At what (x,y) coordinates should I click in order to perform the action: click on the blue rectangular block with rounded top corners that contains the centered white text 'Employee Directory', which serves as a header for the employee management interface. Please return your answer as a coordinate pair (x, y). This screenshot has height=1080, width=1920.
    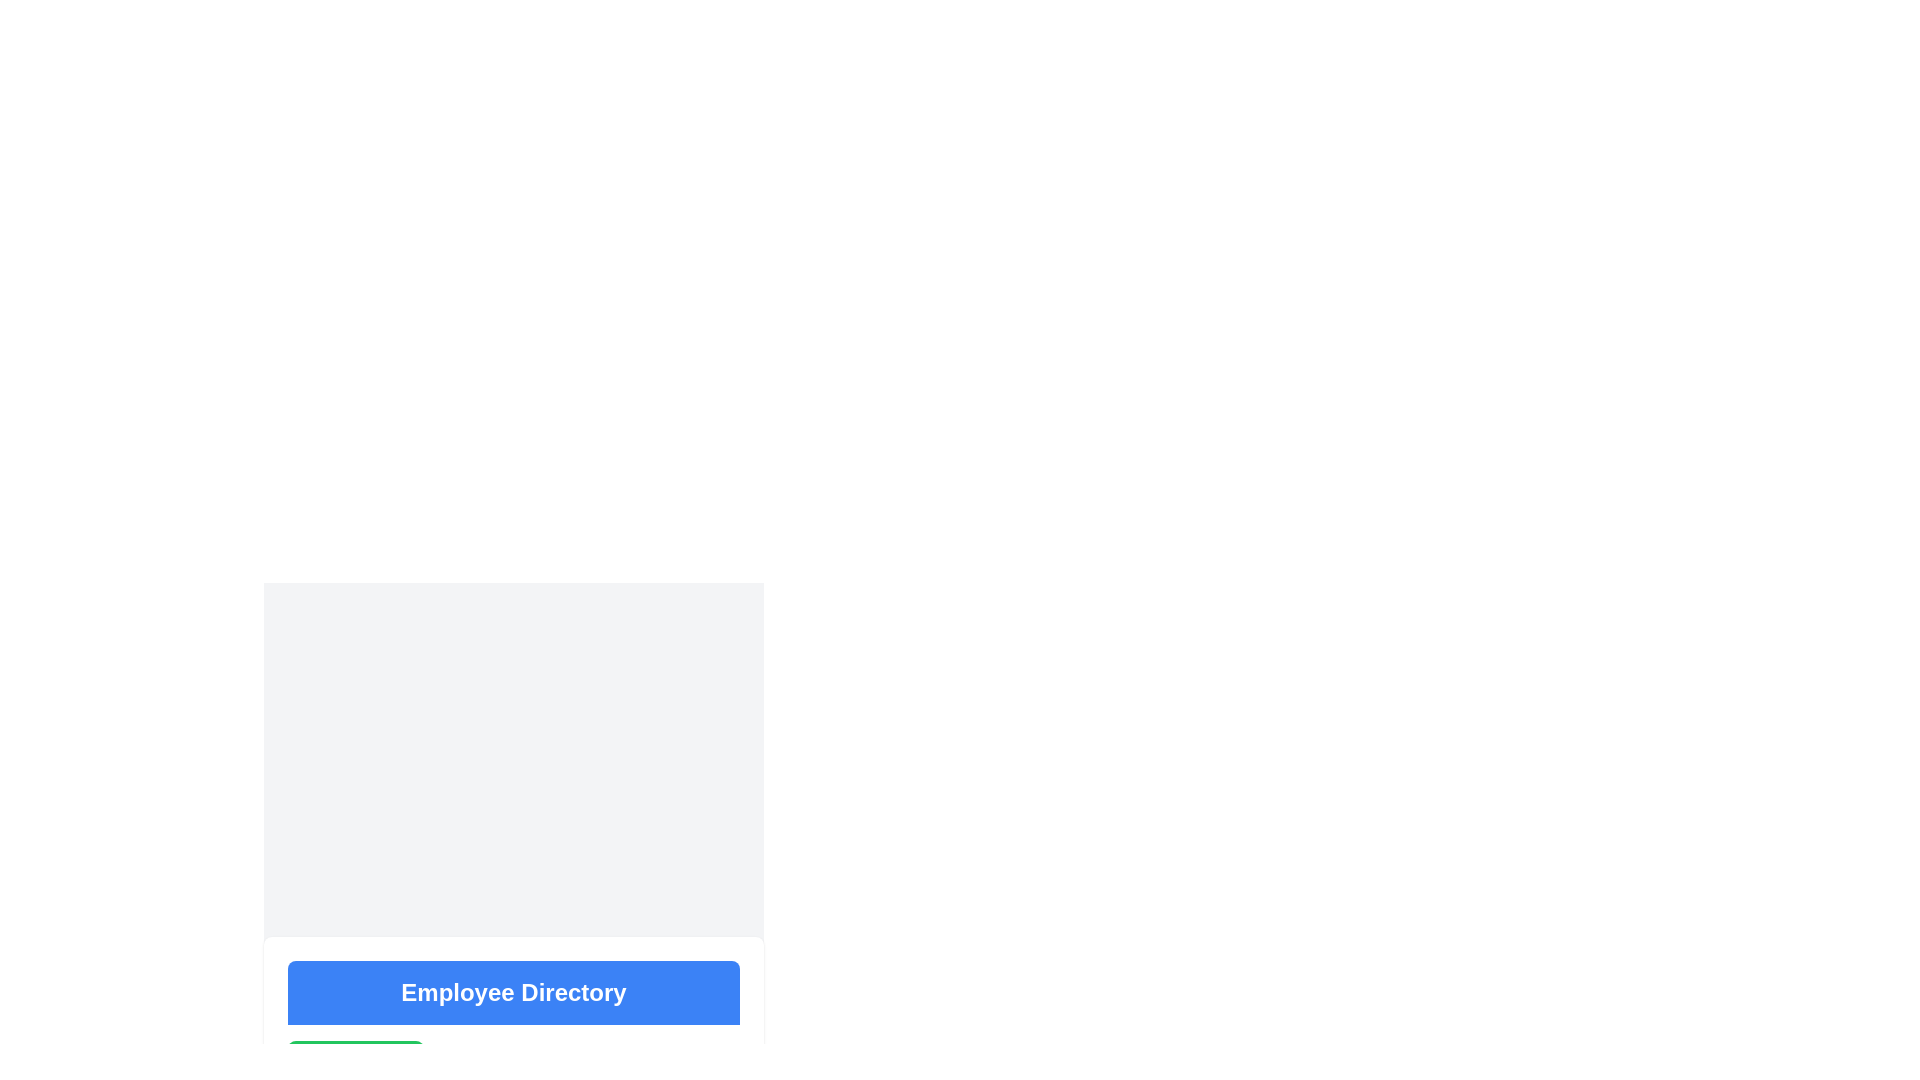
    Looking at the image, I should click on (513, 992).